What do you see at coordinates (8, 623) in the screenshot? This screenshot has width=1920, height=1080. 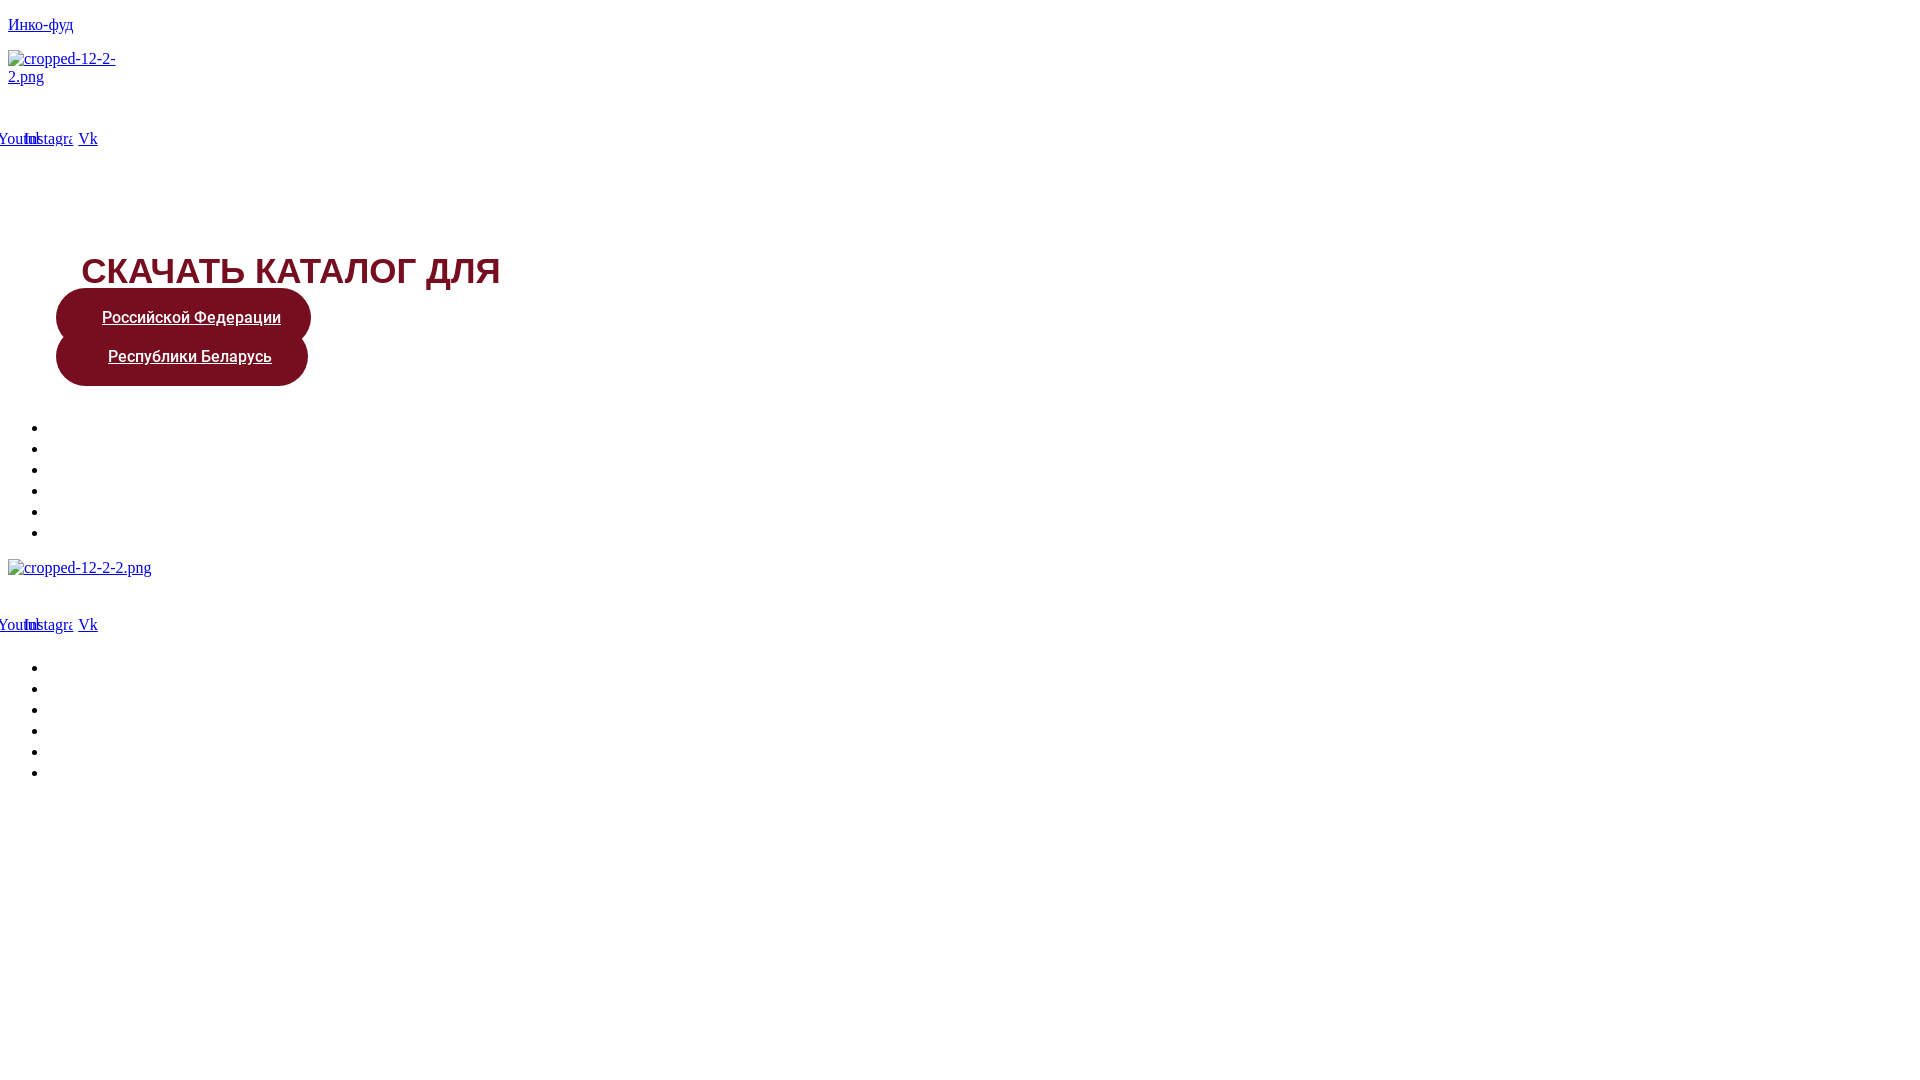 I see `'Youtube'` at bounding box center [8, 623].